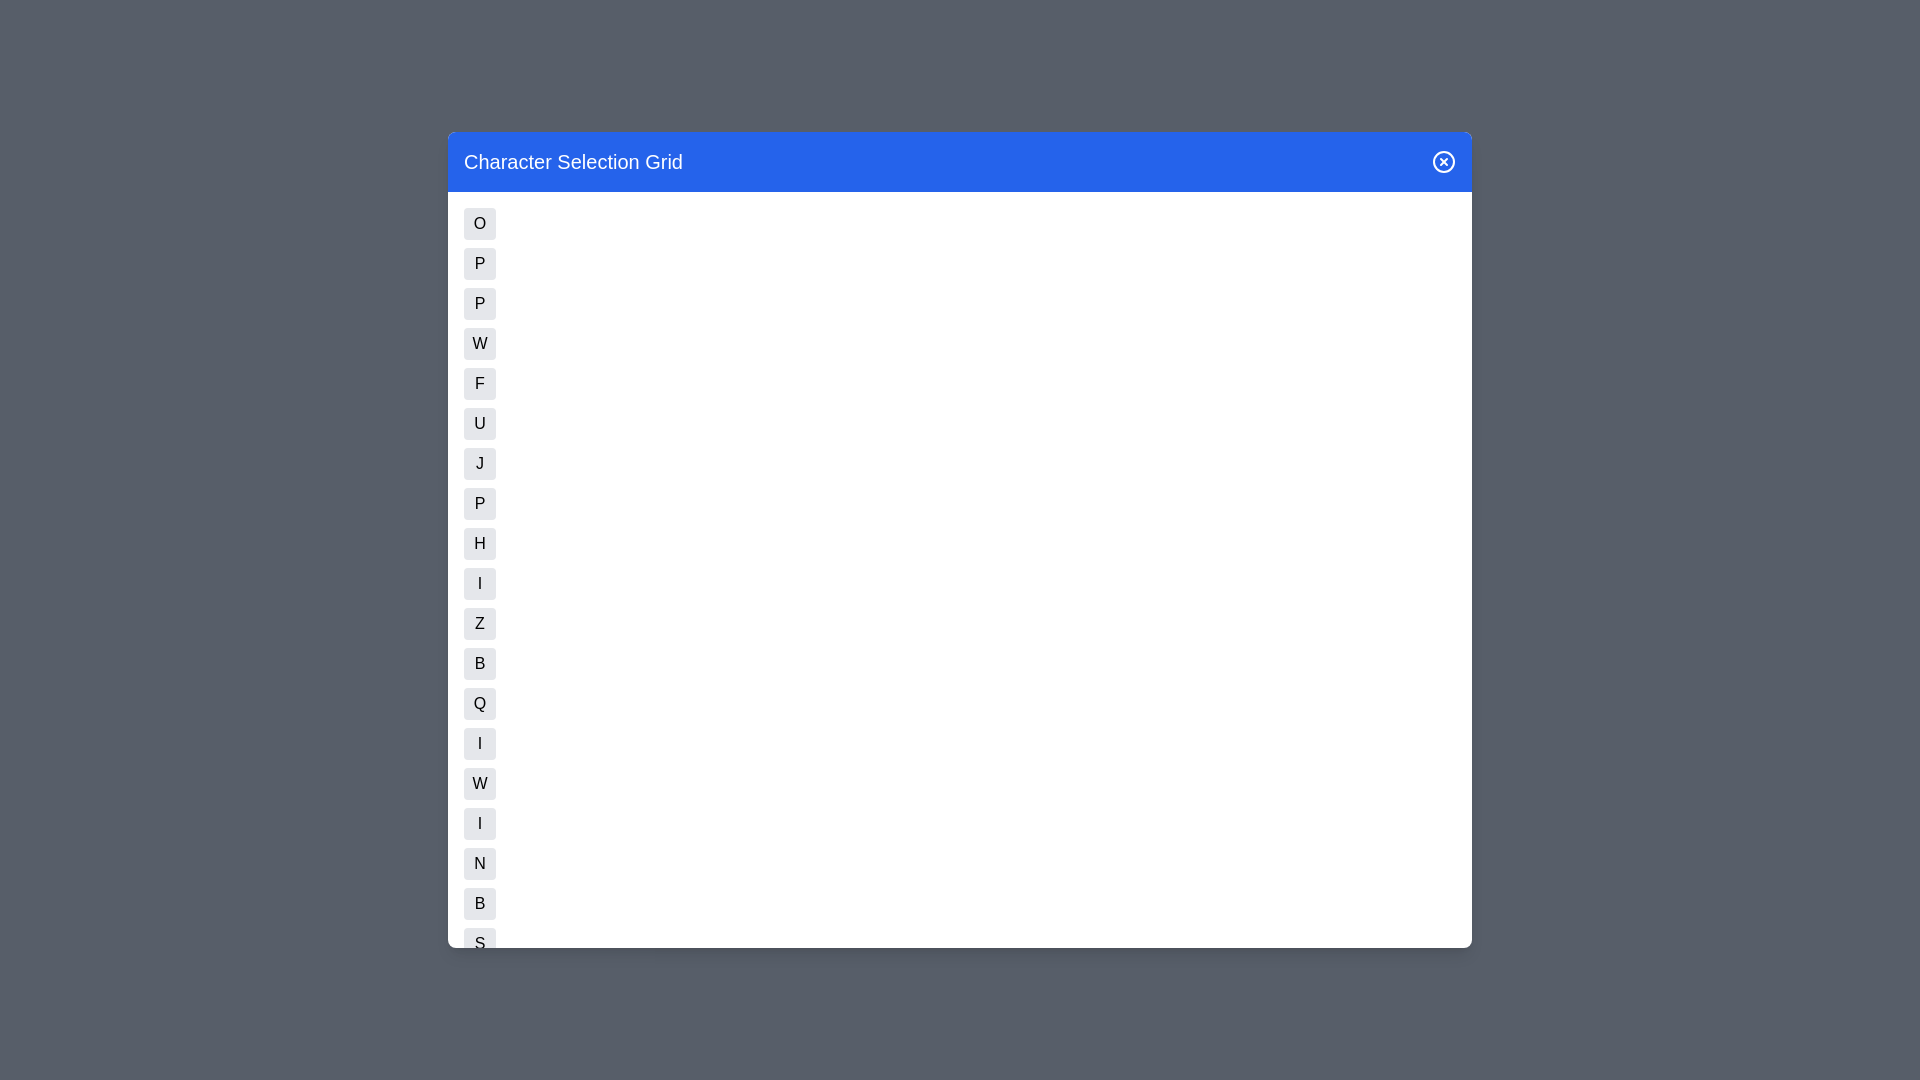  What do you see at coordinates (1444, 161) in the screenshot?
I see `the close button in the header to close the dialog` at bounding box center [1444, 161].